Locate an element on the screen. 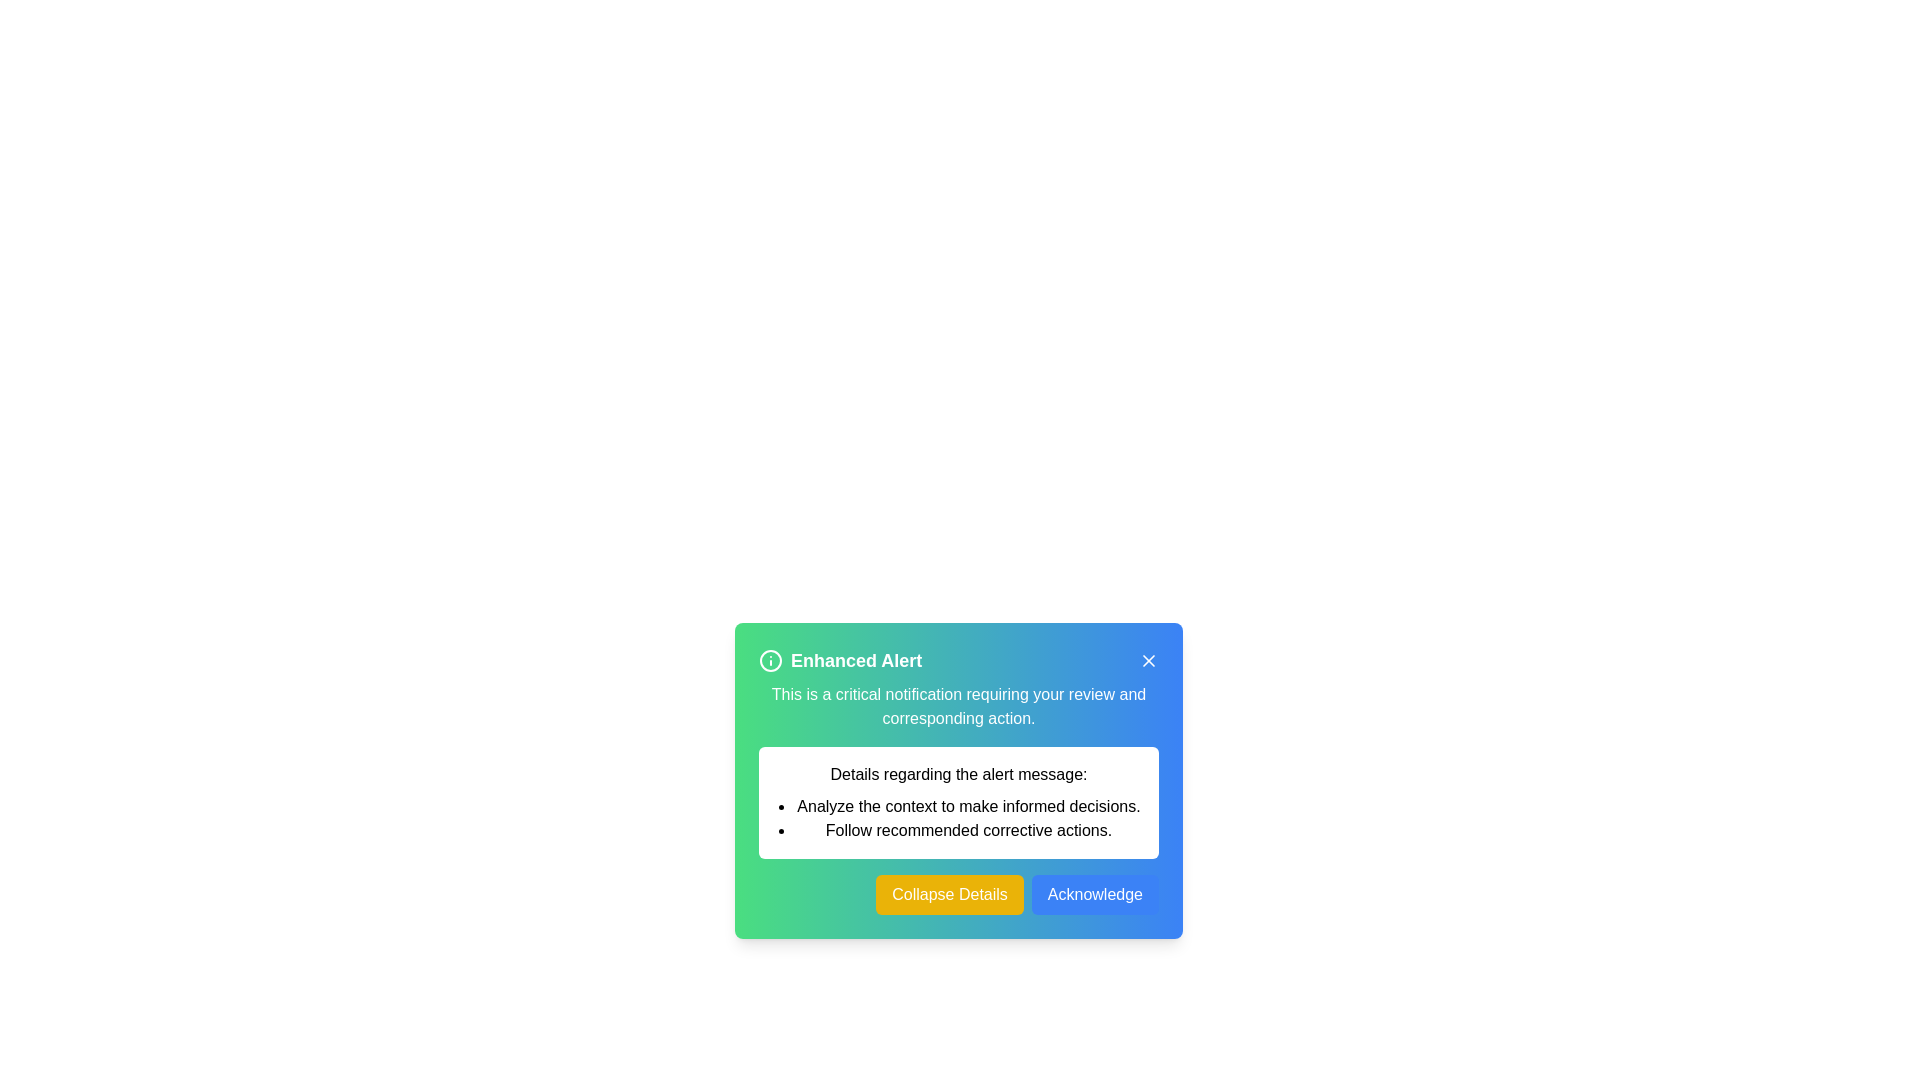 The width and height of the screenshot is (1920, 1080). text from the informational panel located centrally below the header 'This is a critical notification requiring your review and corresponding action.' is located at coordinates (958, 801).